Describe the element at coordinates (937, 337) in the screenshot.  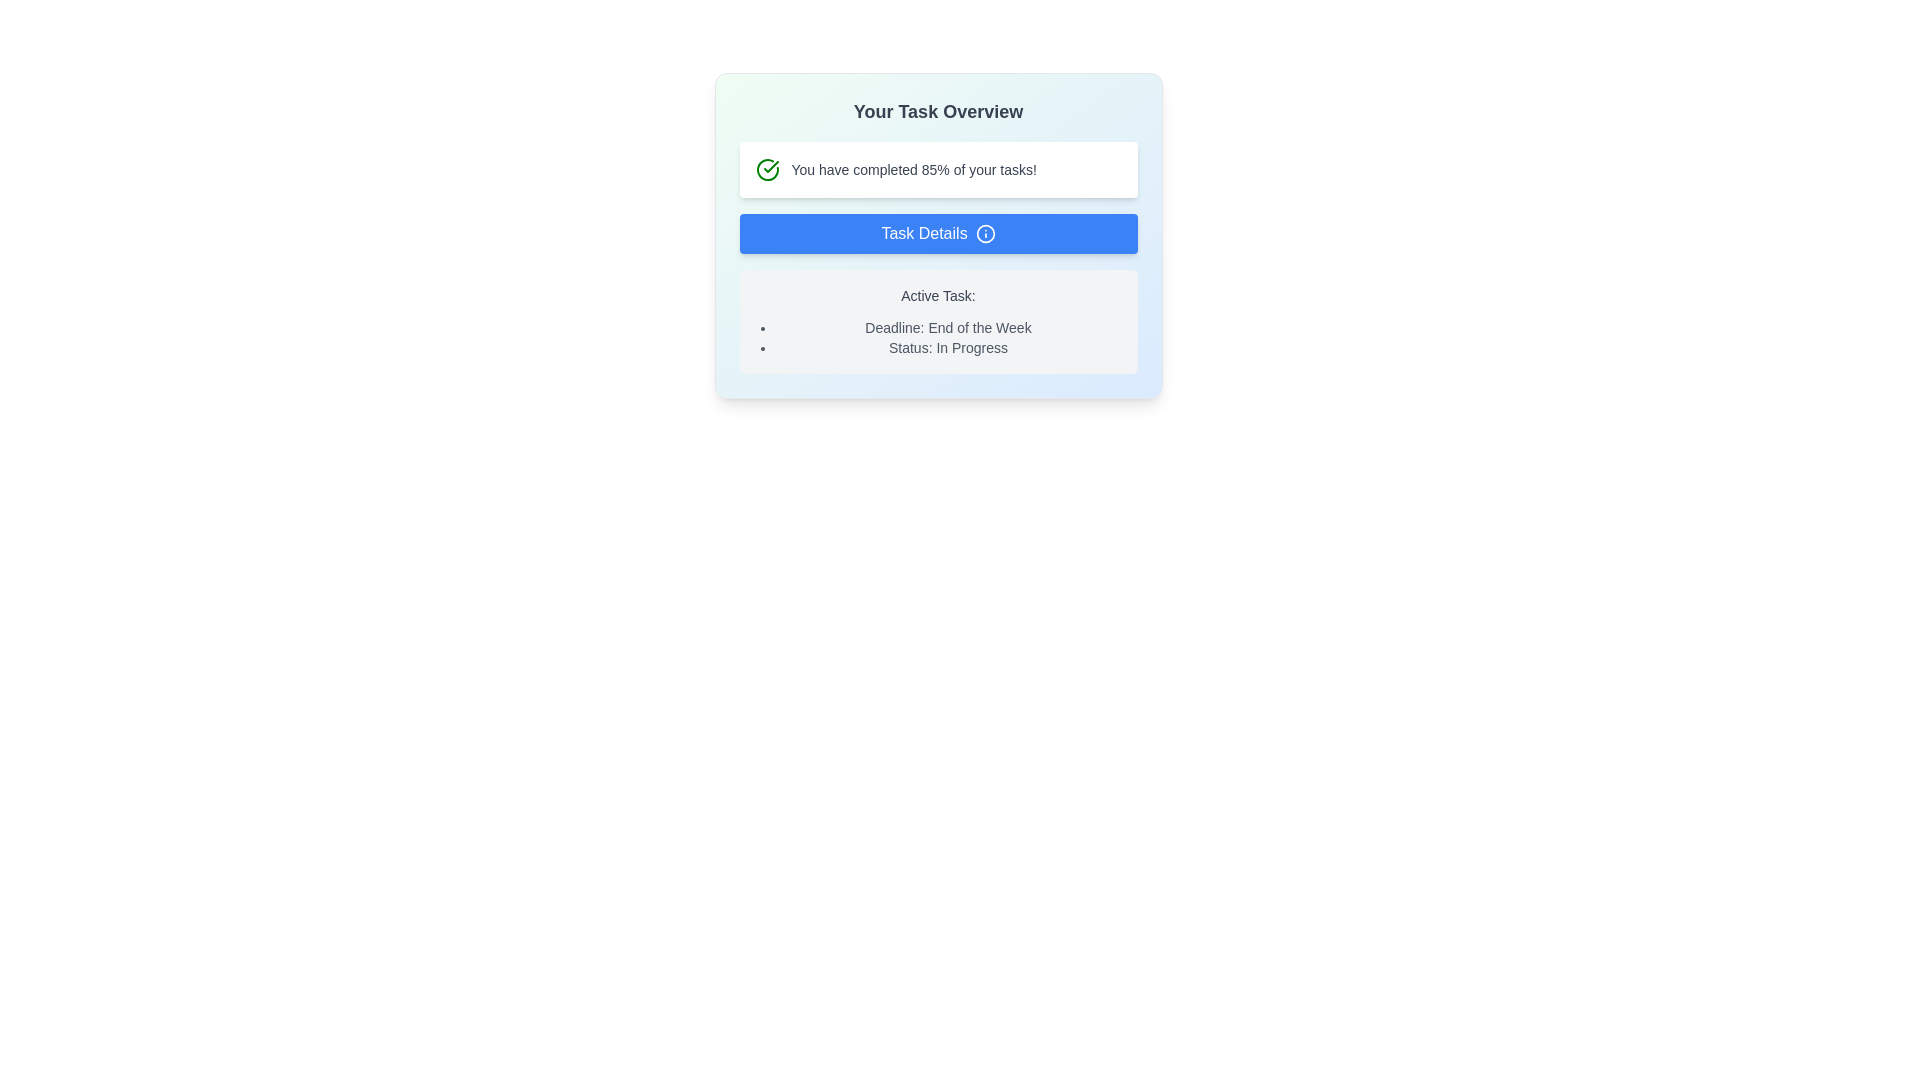
I see `the content of the Text Display that shows the deadline and status of the task, located below 'Active Task:'` at that location.